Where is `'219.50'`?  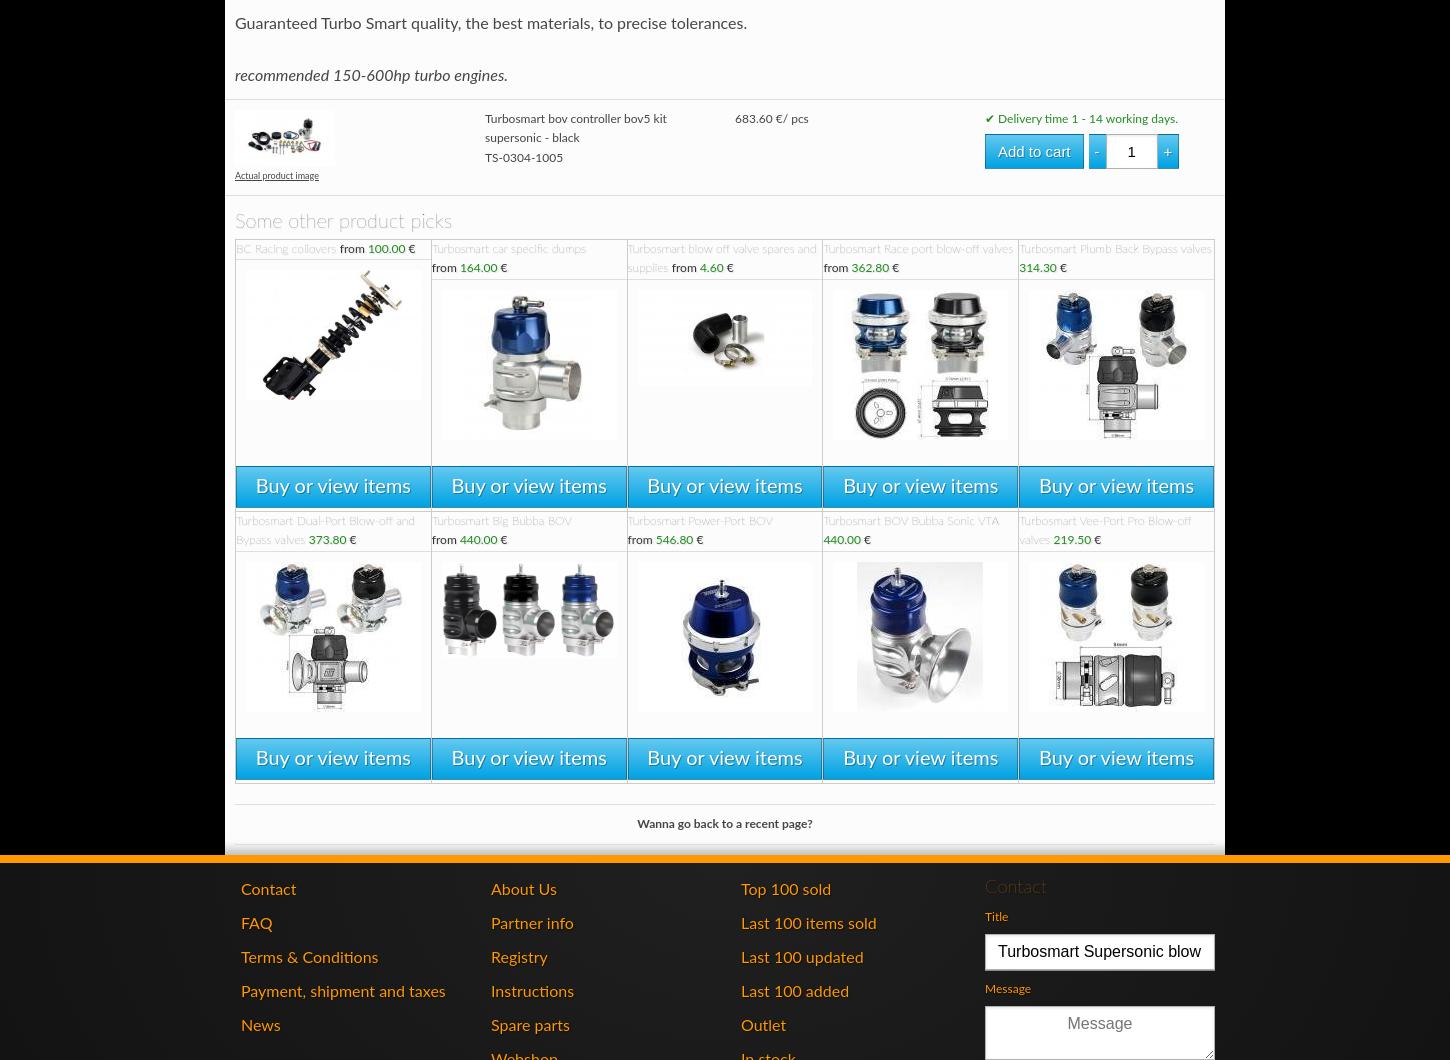 '219.50' is located at coordinates (1071, 539).